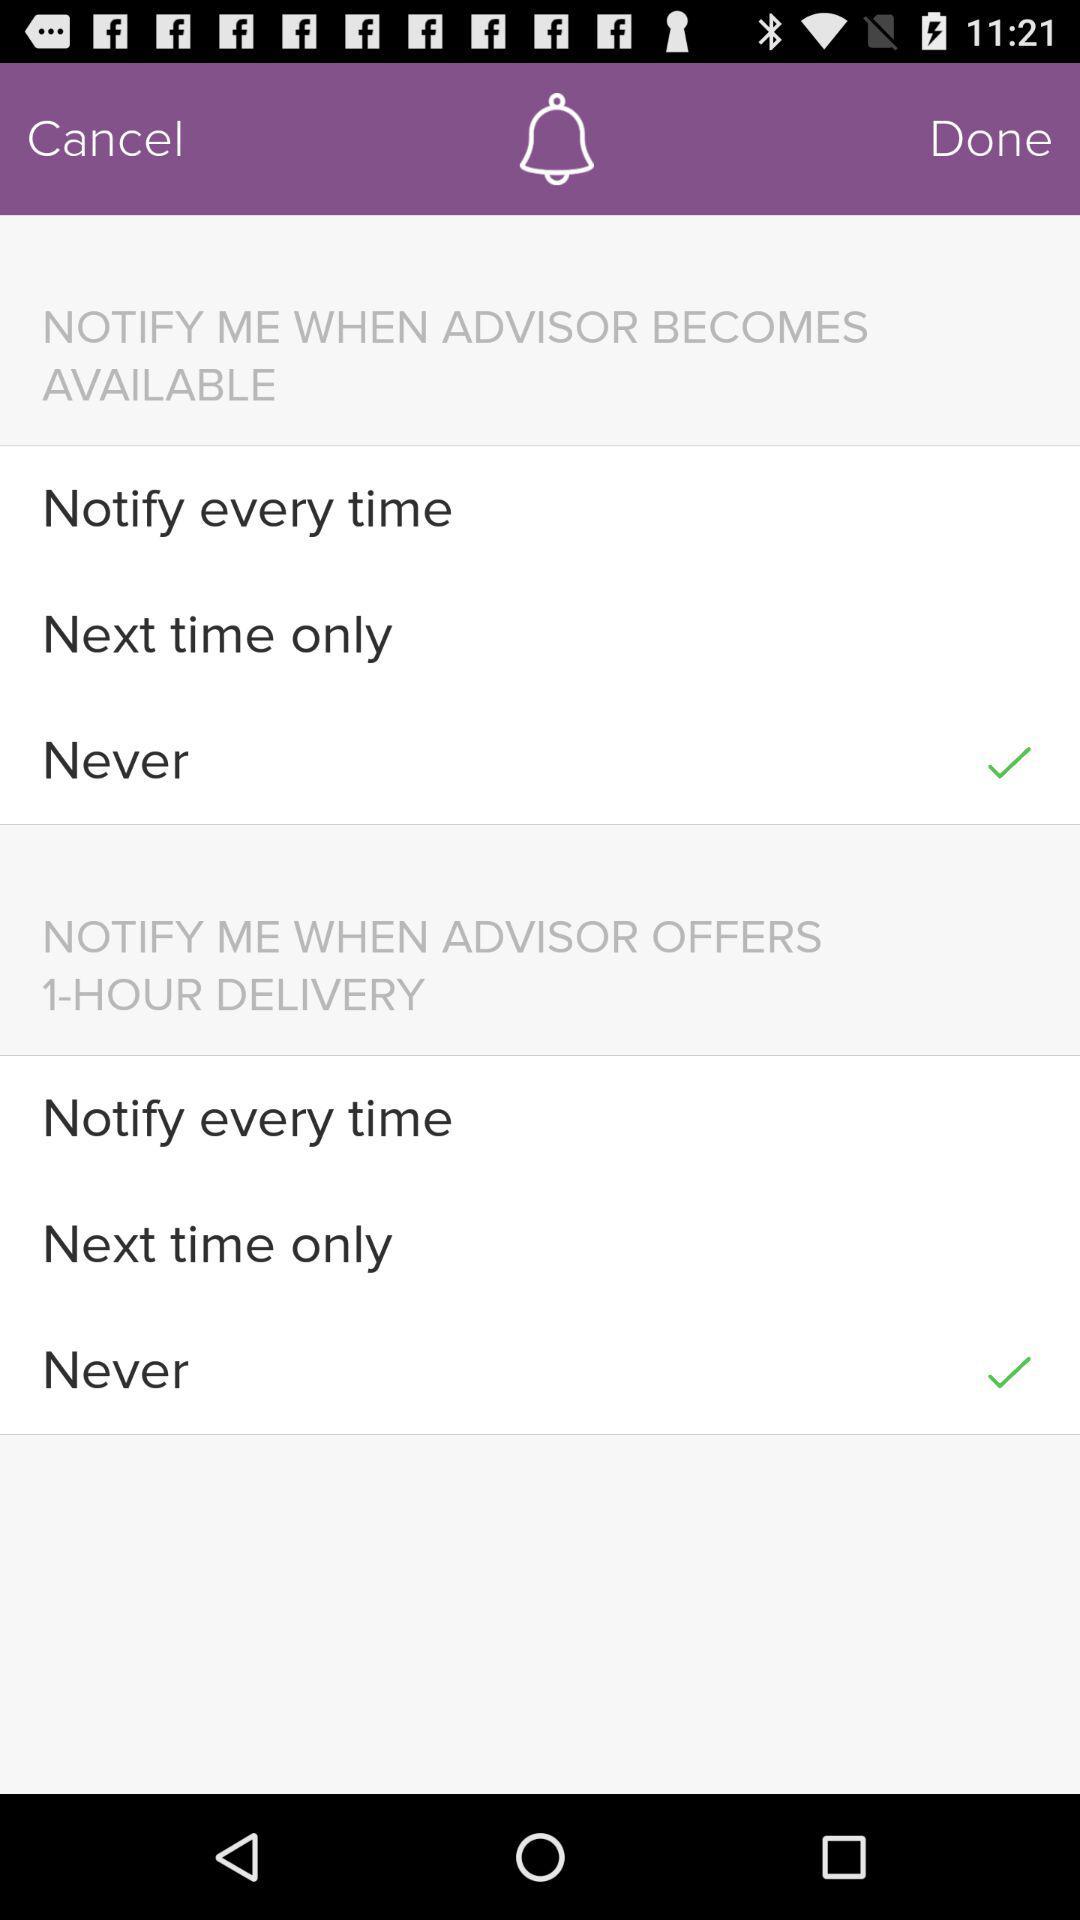 The height and width of the screenshot is (1920, 1080). Describe the element at coordinates (1009, 633) in the screenshot. I see `item next to next time only` at that location.